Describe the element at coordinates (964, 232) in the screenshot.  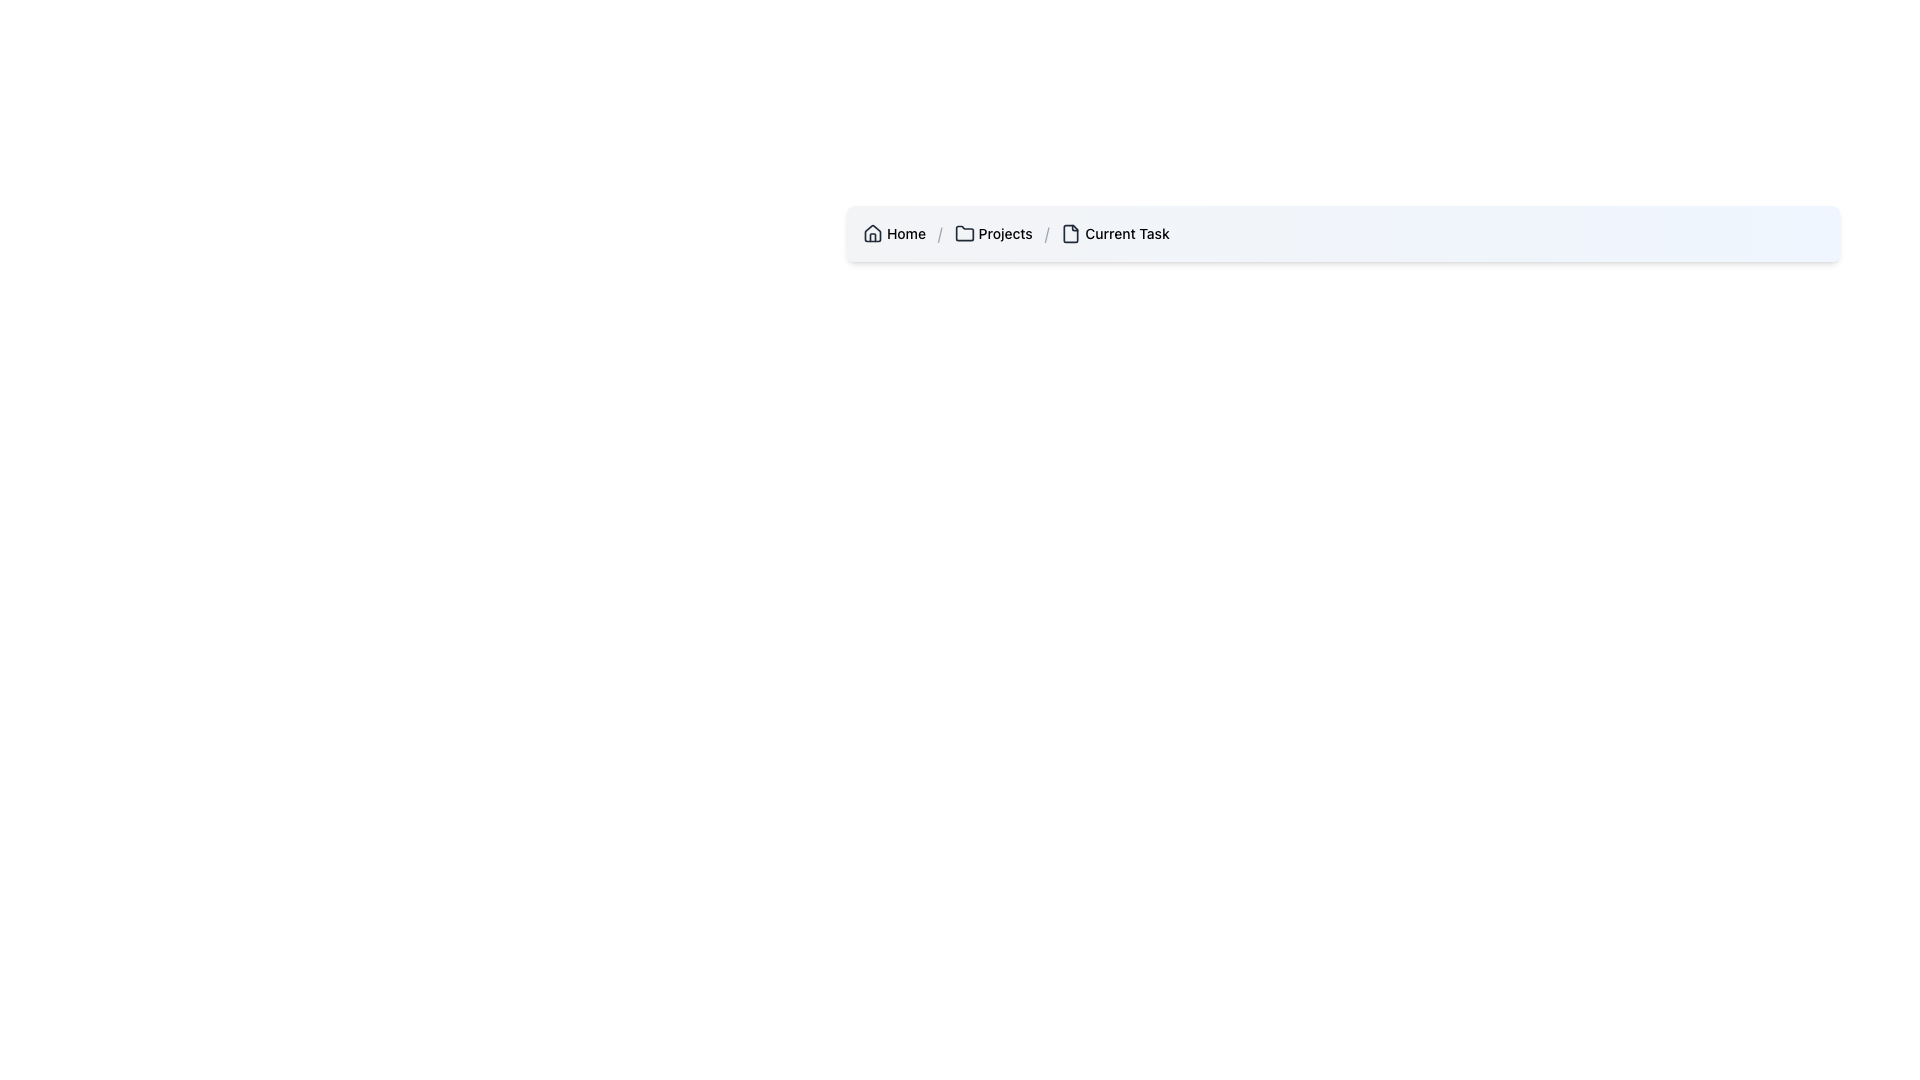
I see `the folder icon representing the 'Projects' section in the breadcrumb navigation` at that location.